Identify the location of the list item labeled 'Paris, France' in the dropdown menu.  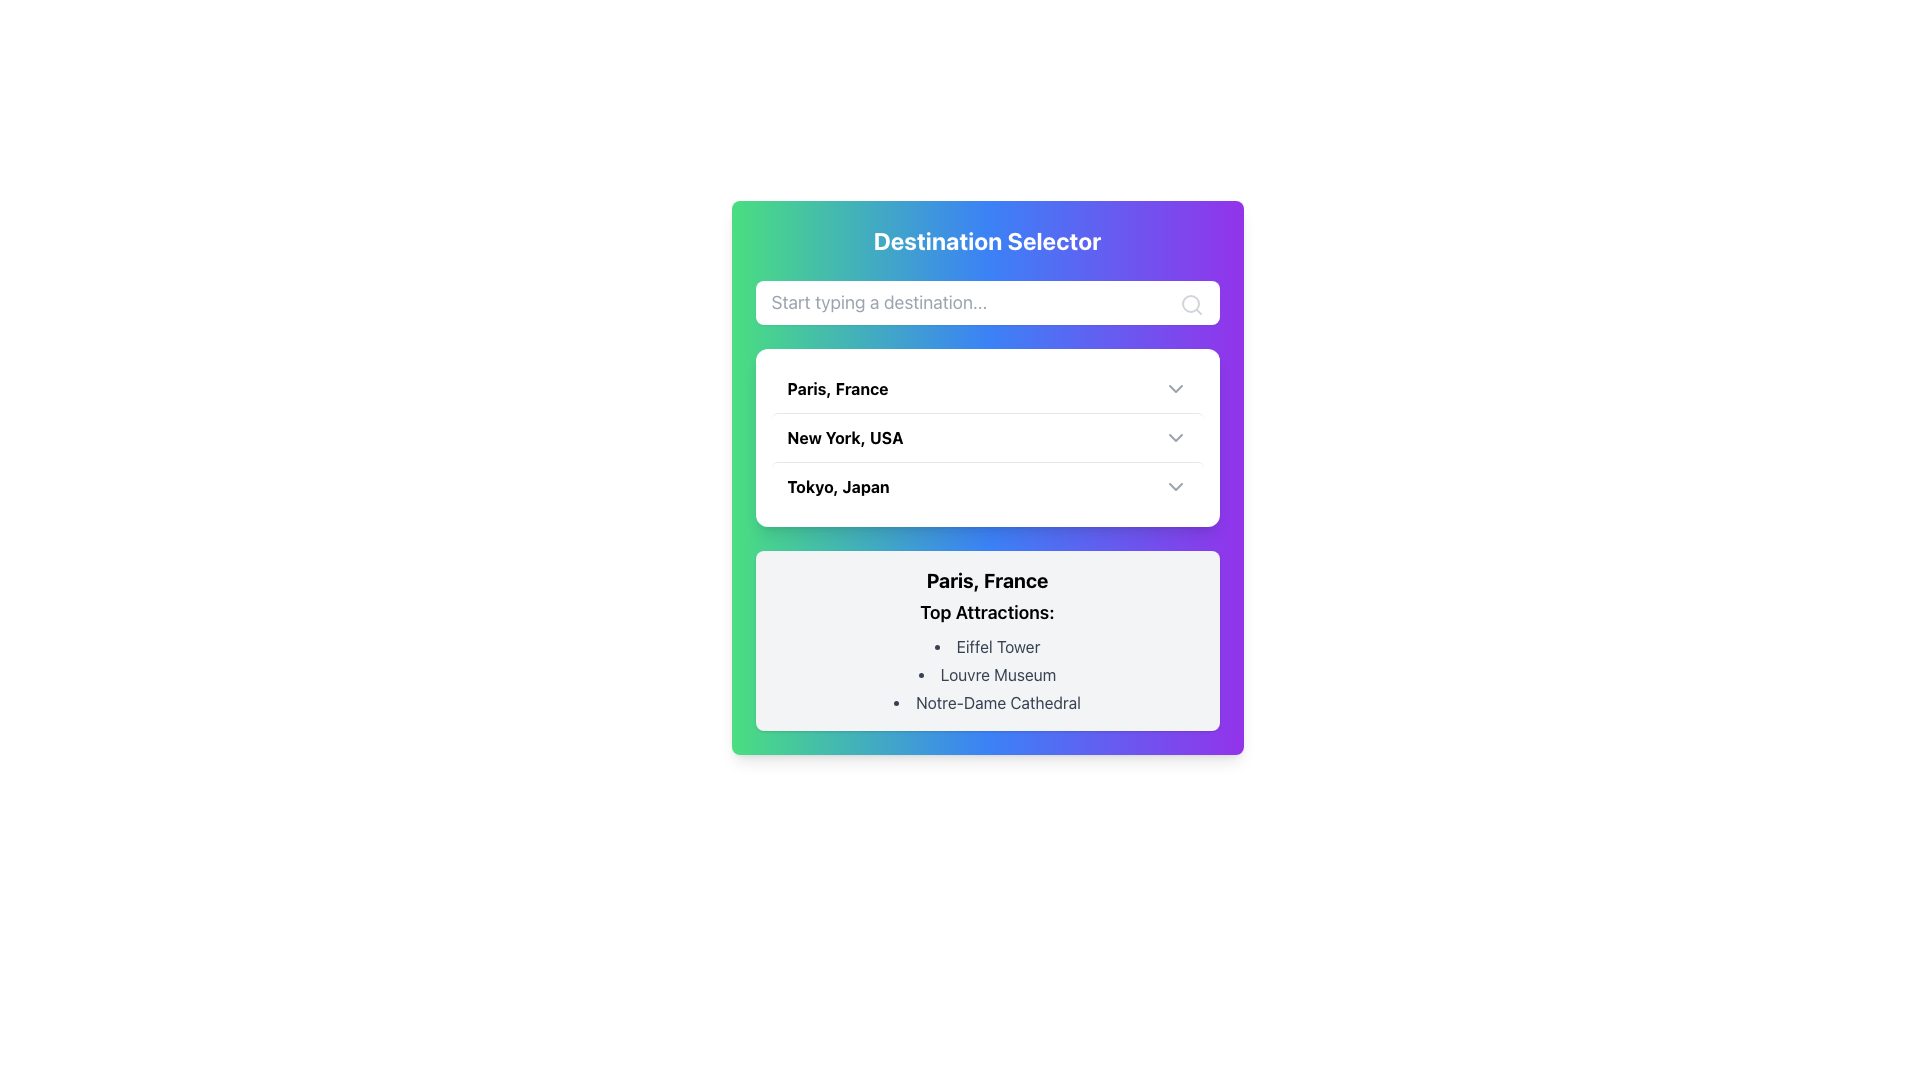
(987, 389).